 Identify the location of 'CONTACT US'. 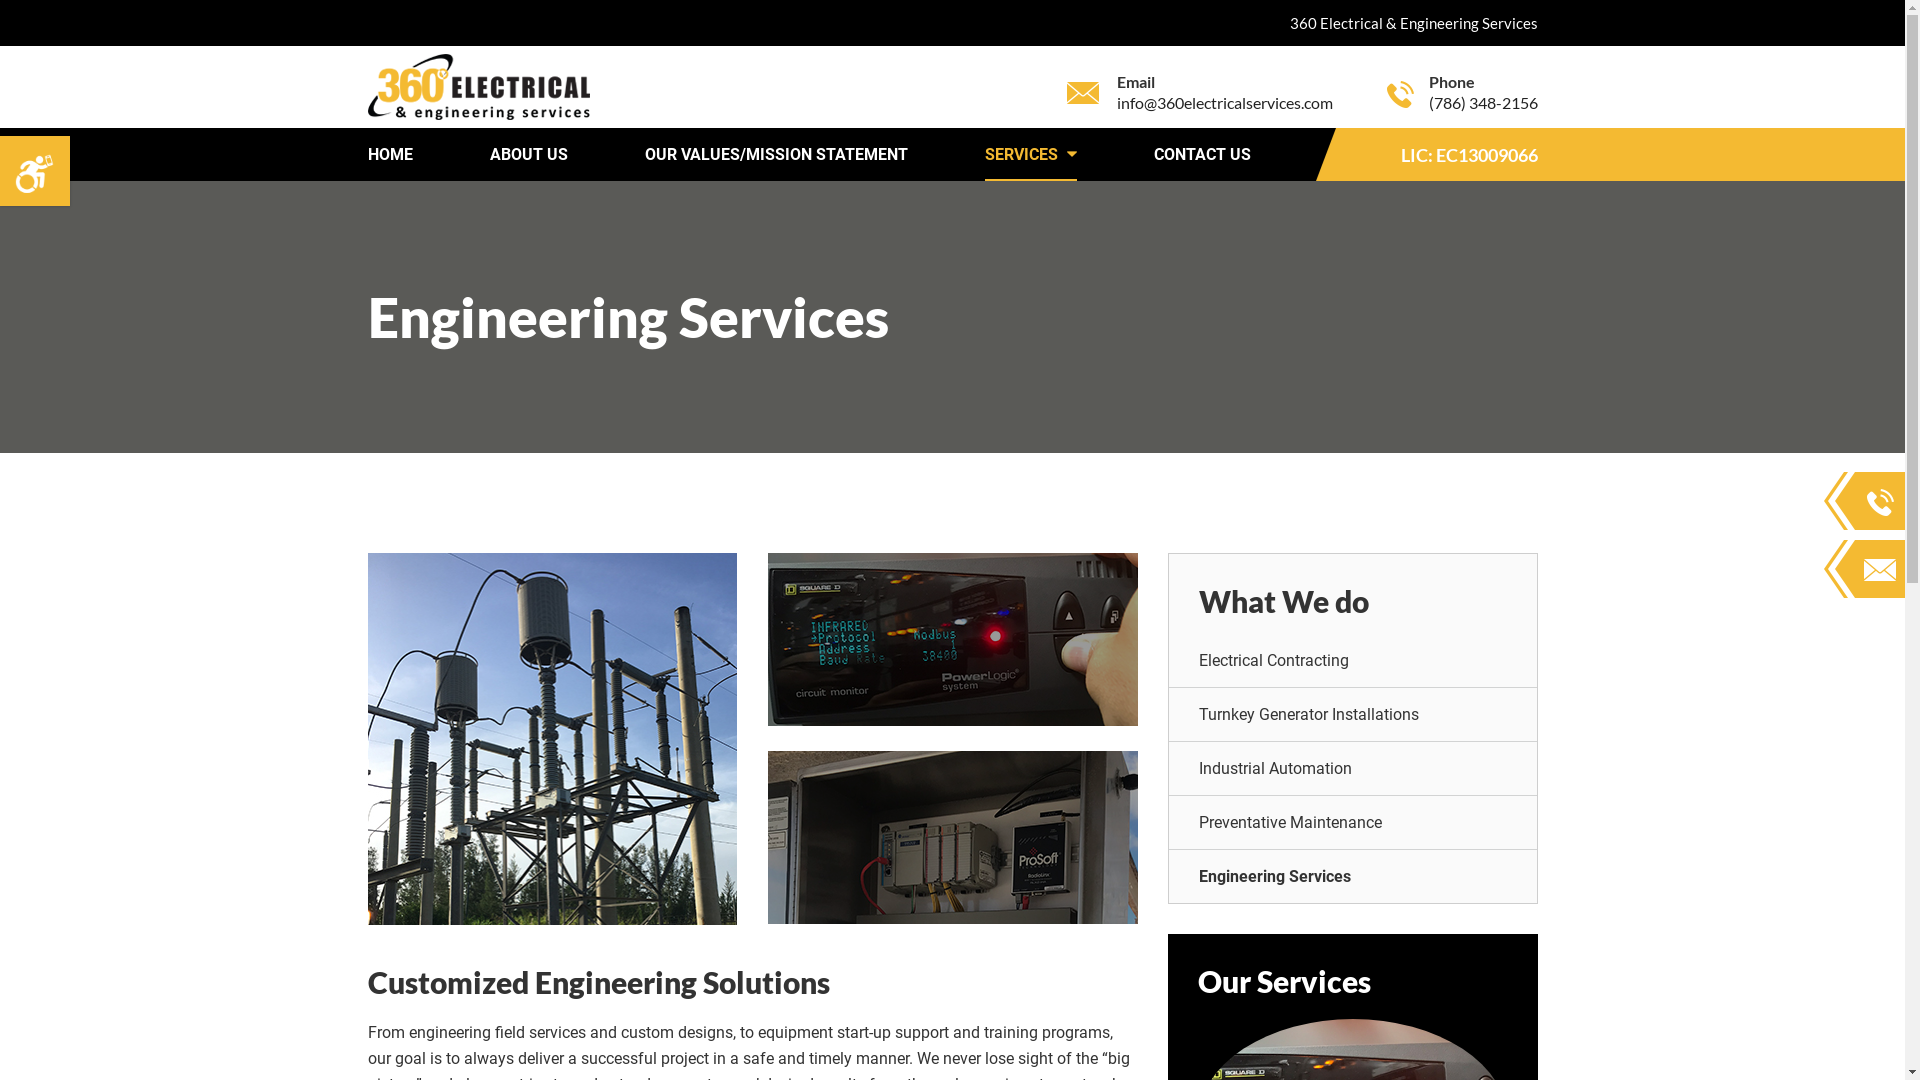
(1153, 153).